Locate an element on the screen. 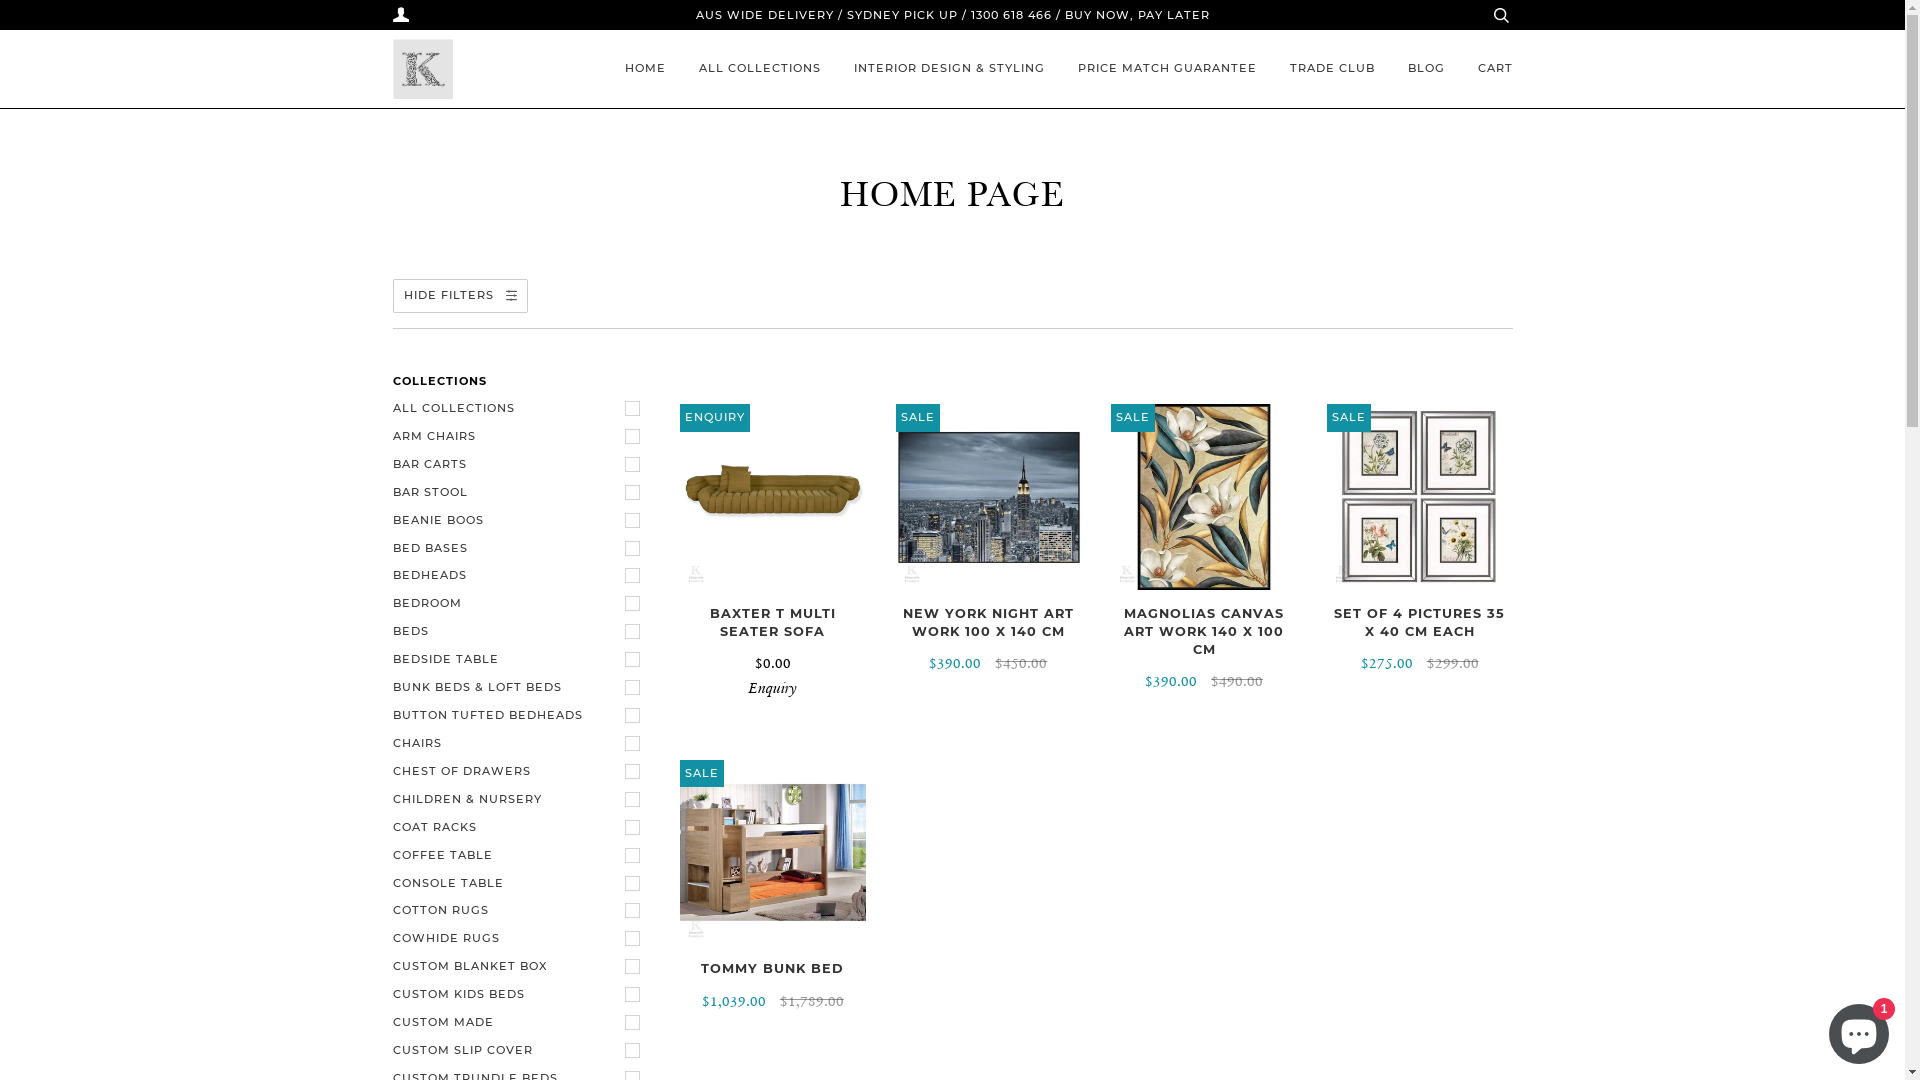 This screenshot has height=1080, width=1920. 'HOME' is located at coordinates (644, 68).